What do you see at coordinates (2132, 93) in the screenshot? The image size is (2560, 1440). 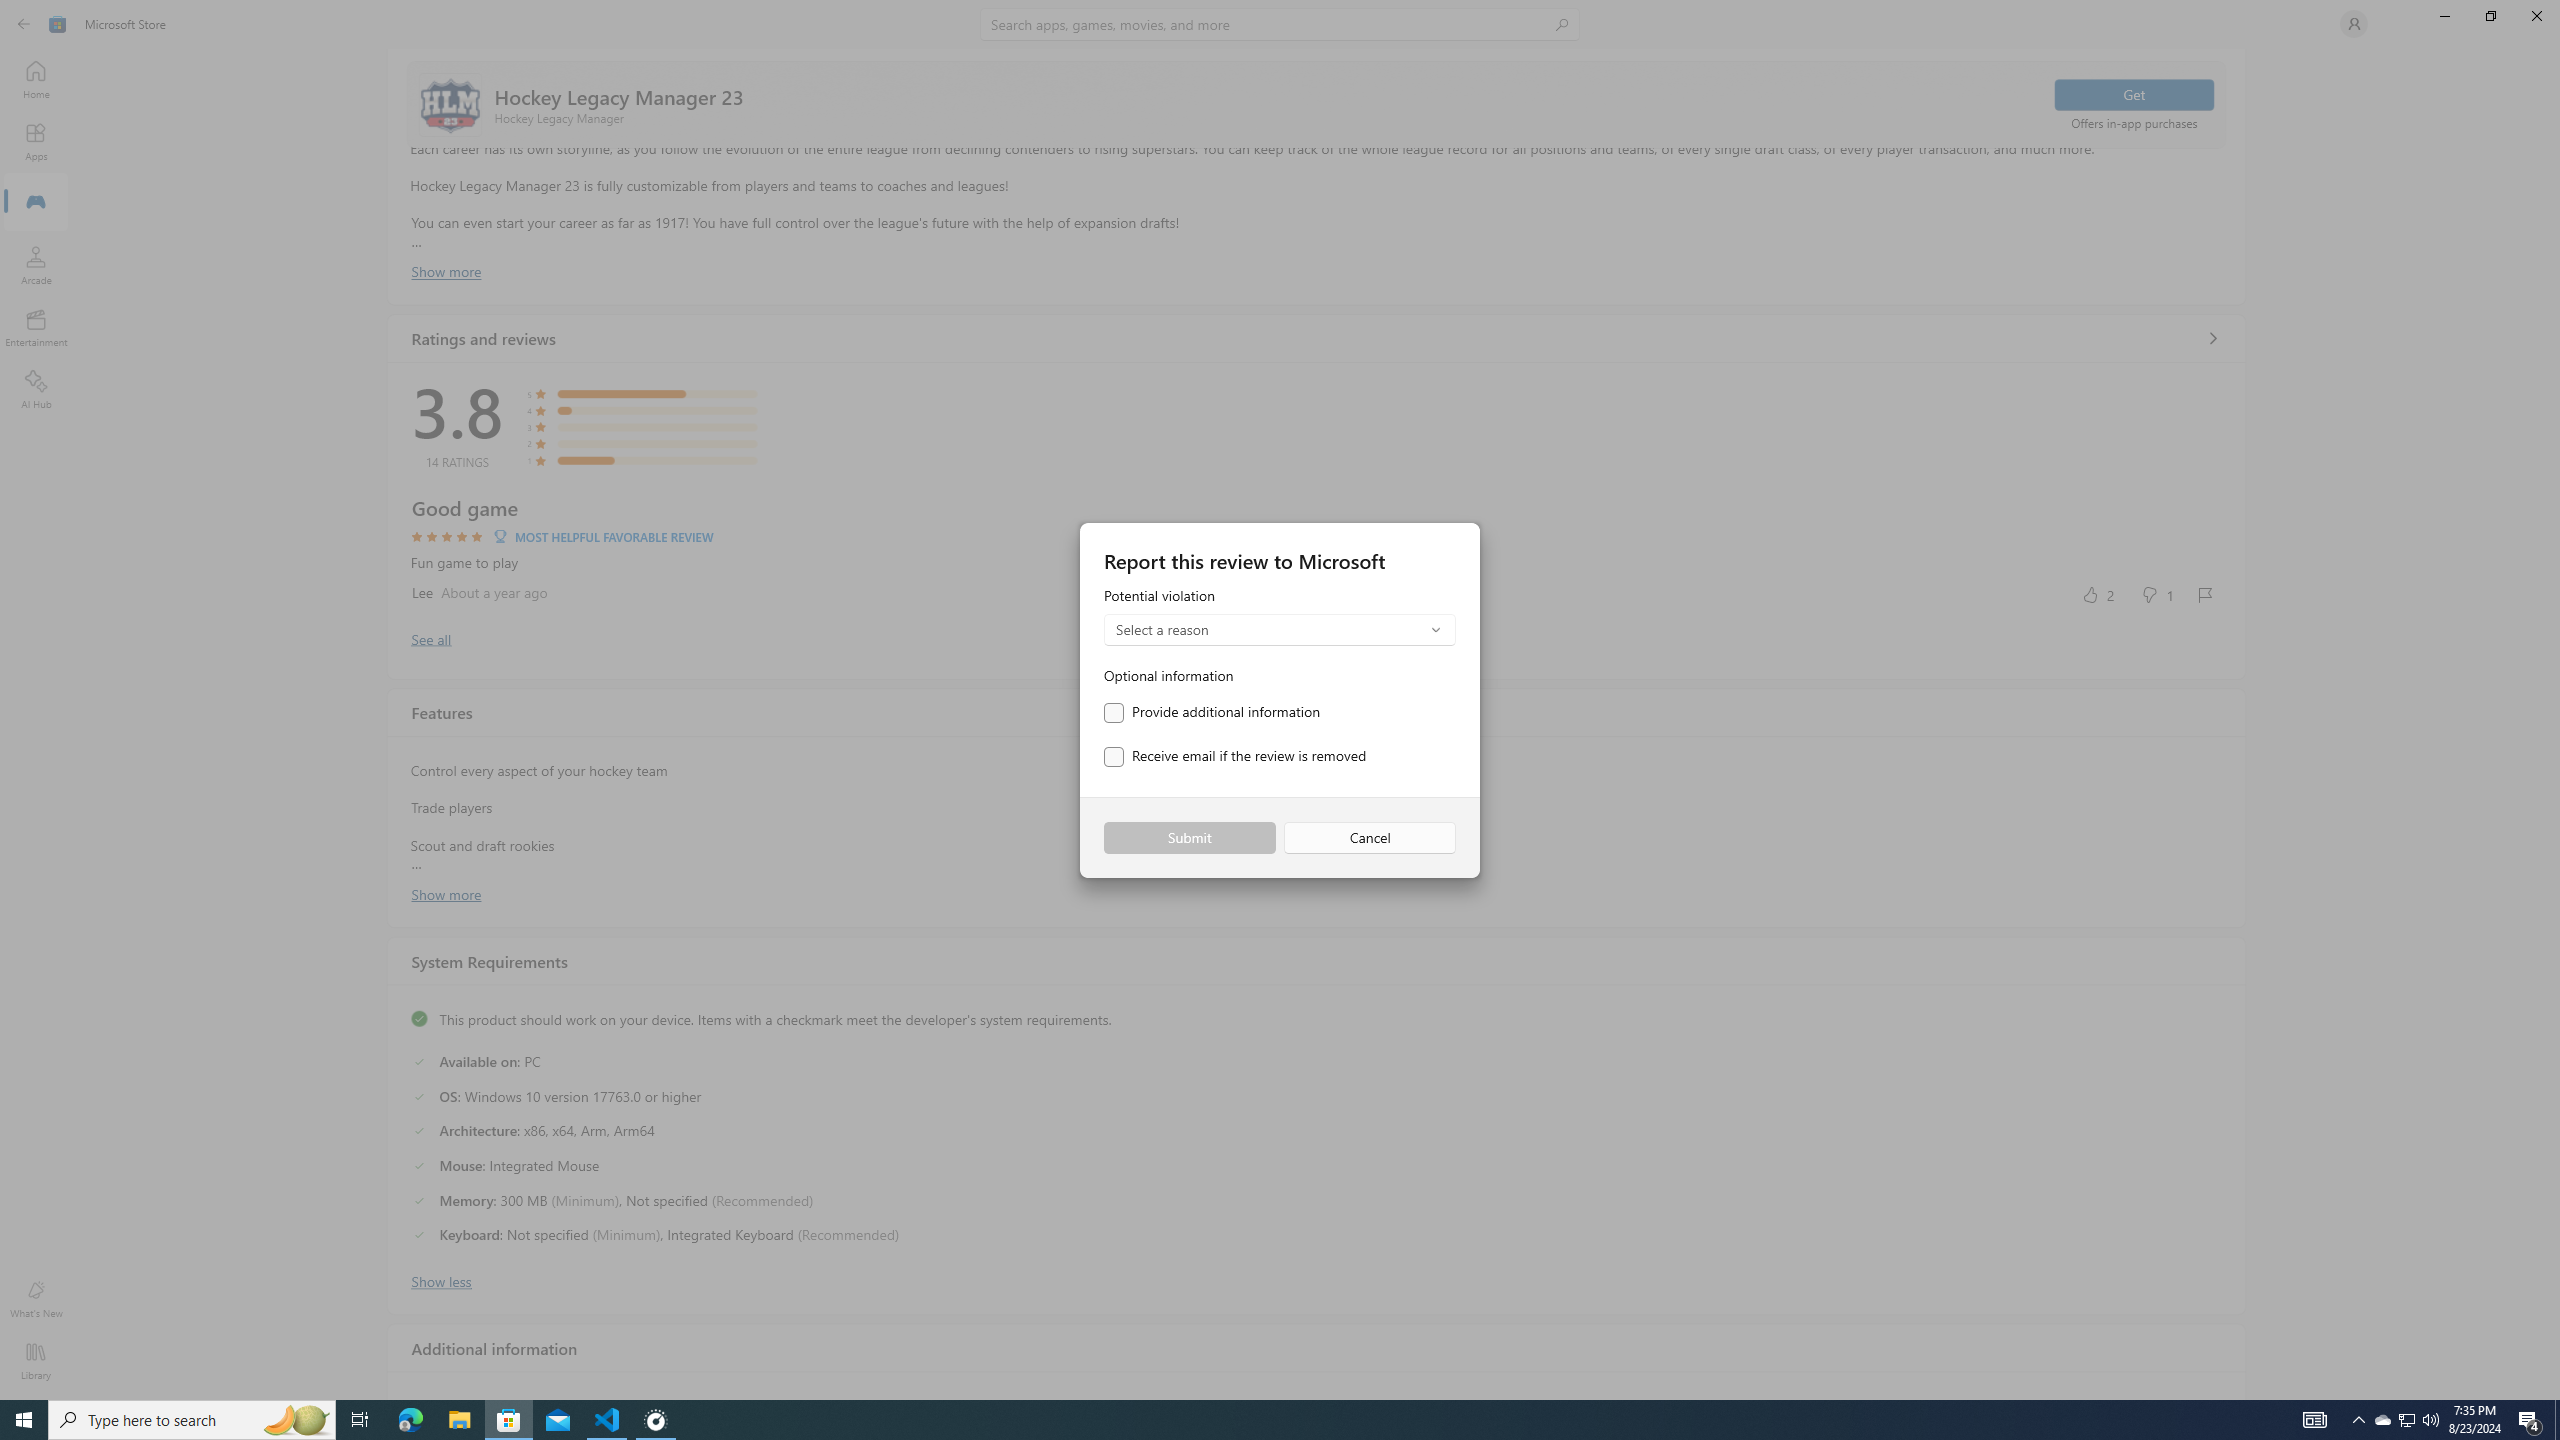 I see `'Get'` at bounding box center [2132, 93].